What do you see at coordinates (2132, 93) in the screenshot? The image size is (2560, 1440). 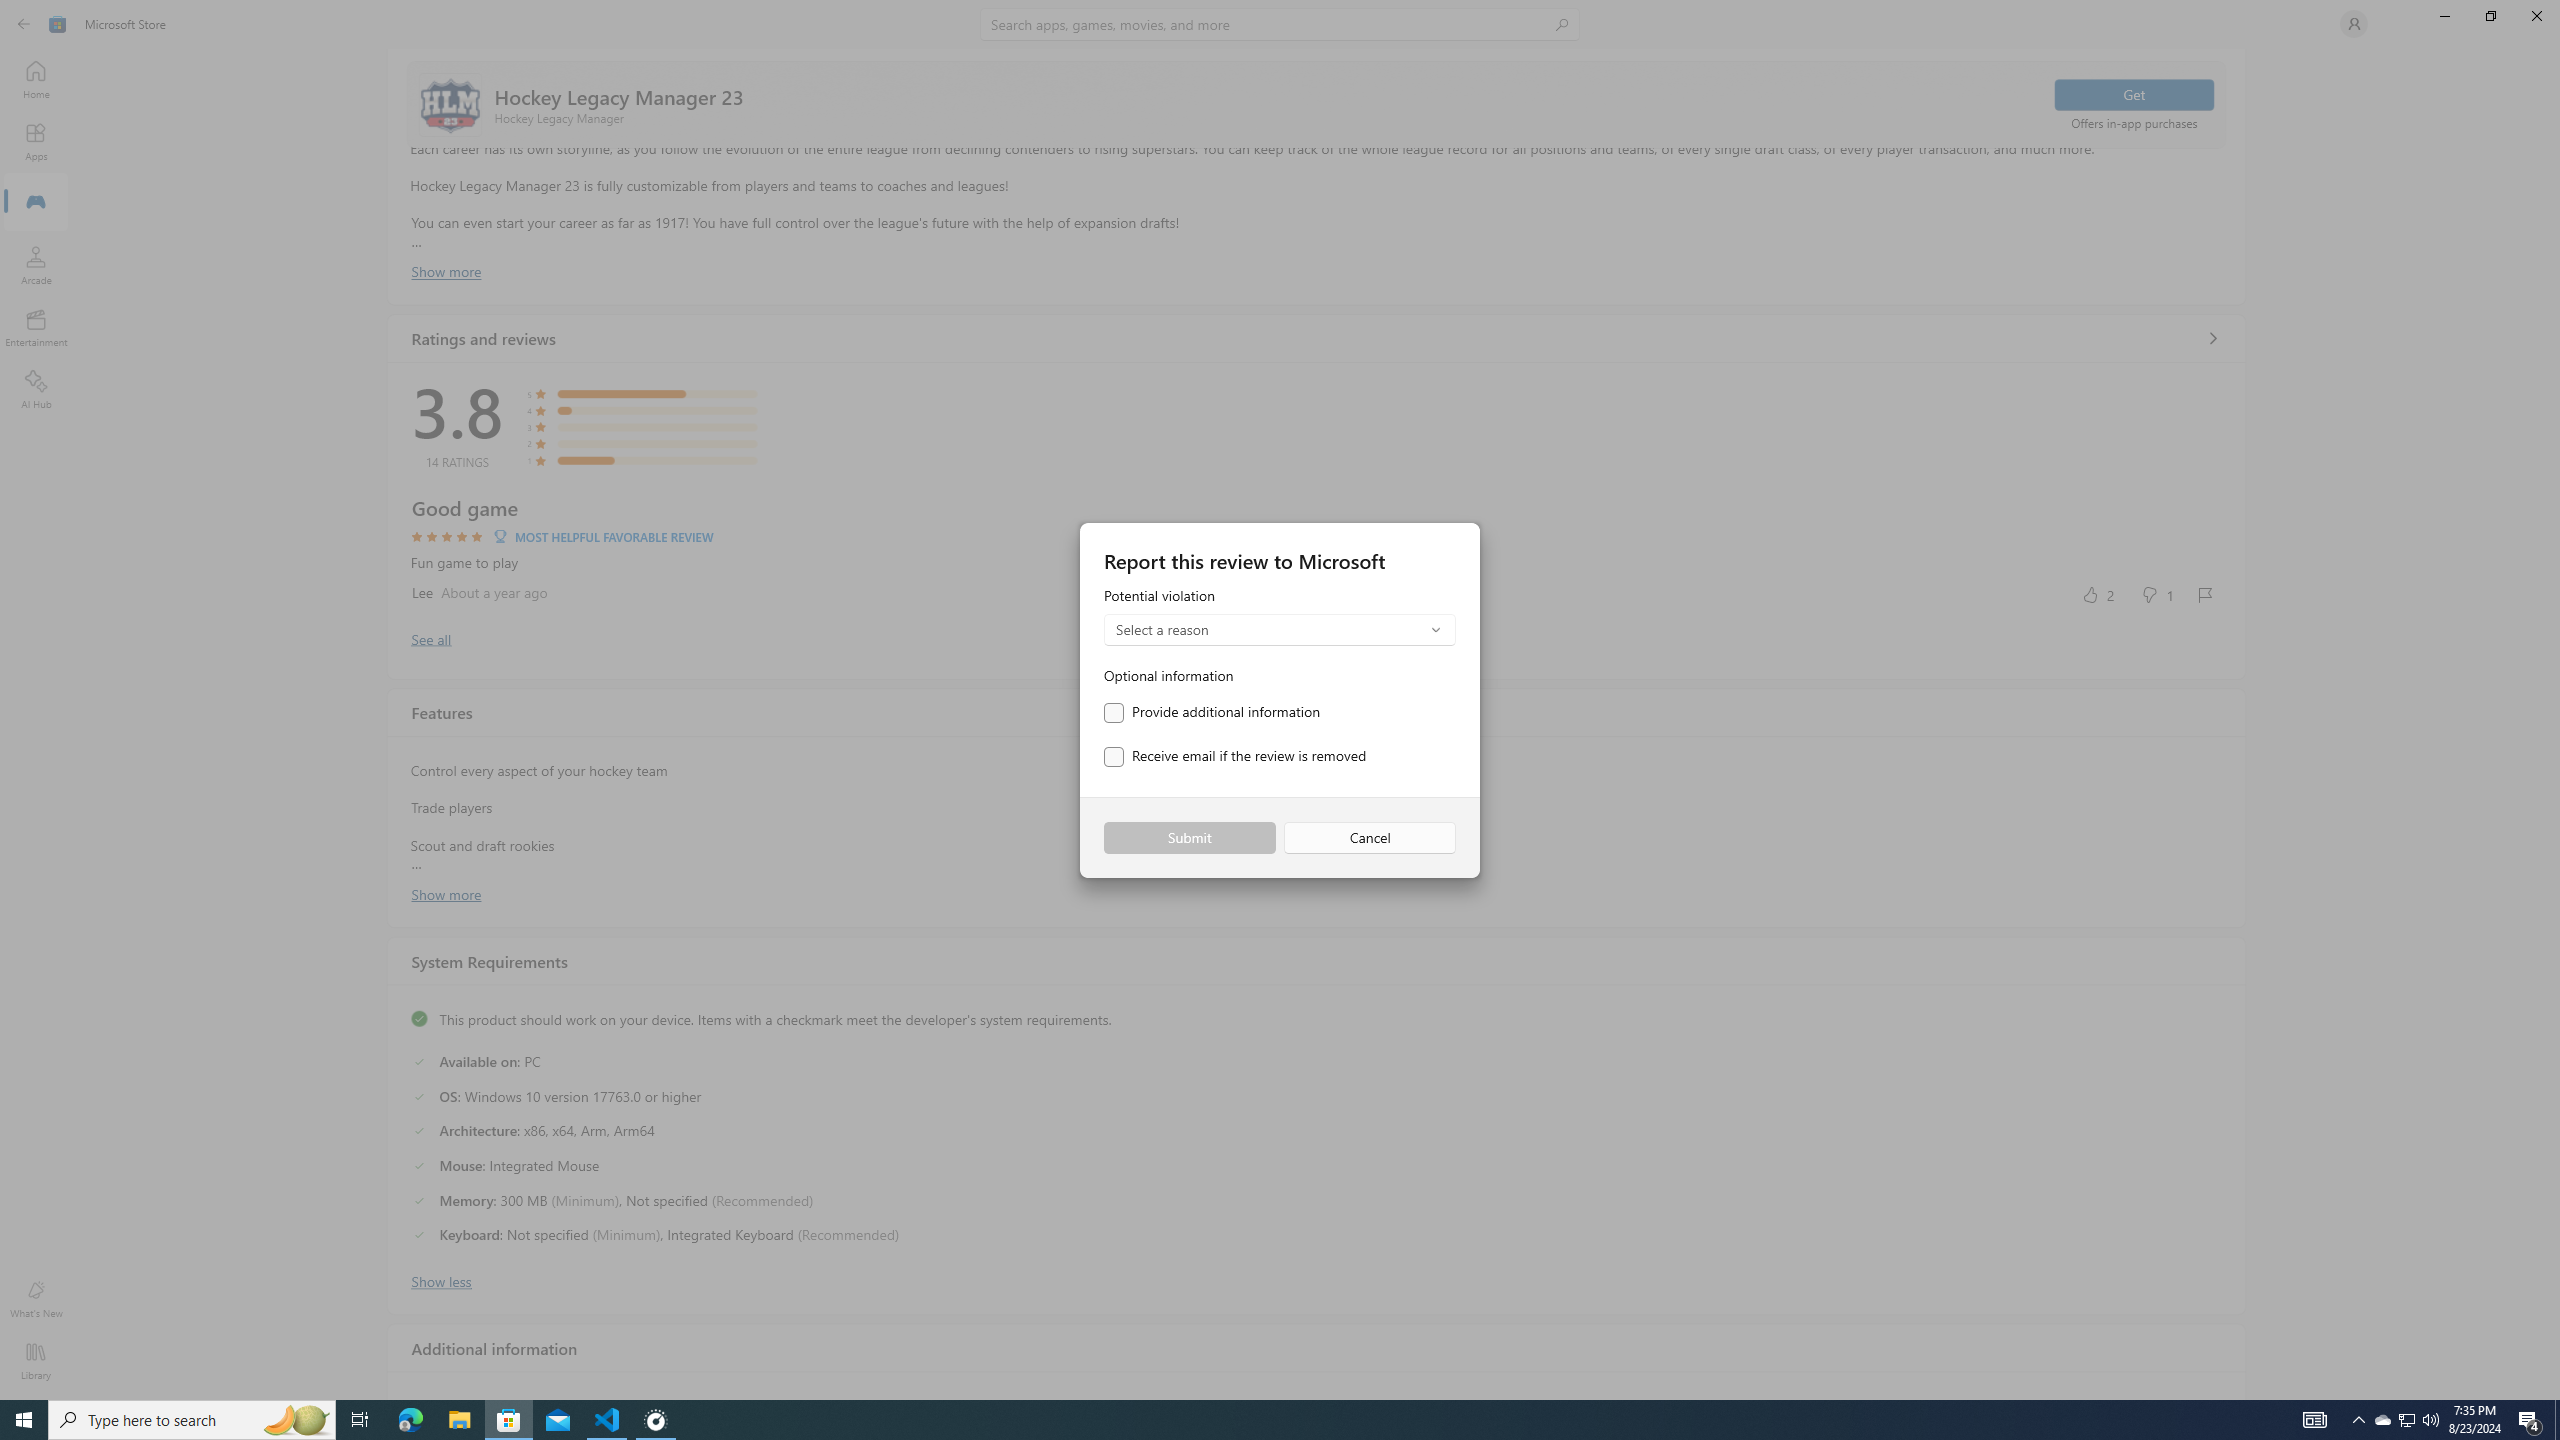 I see `'Get'` at bounding box center [2132, 93].